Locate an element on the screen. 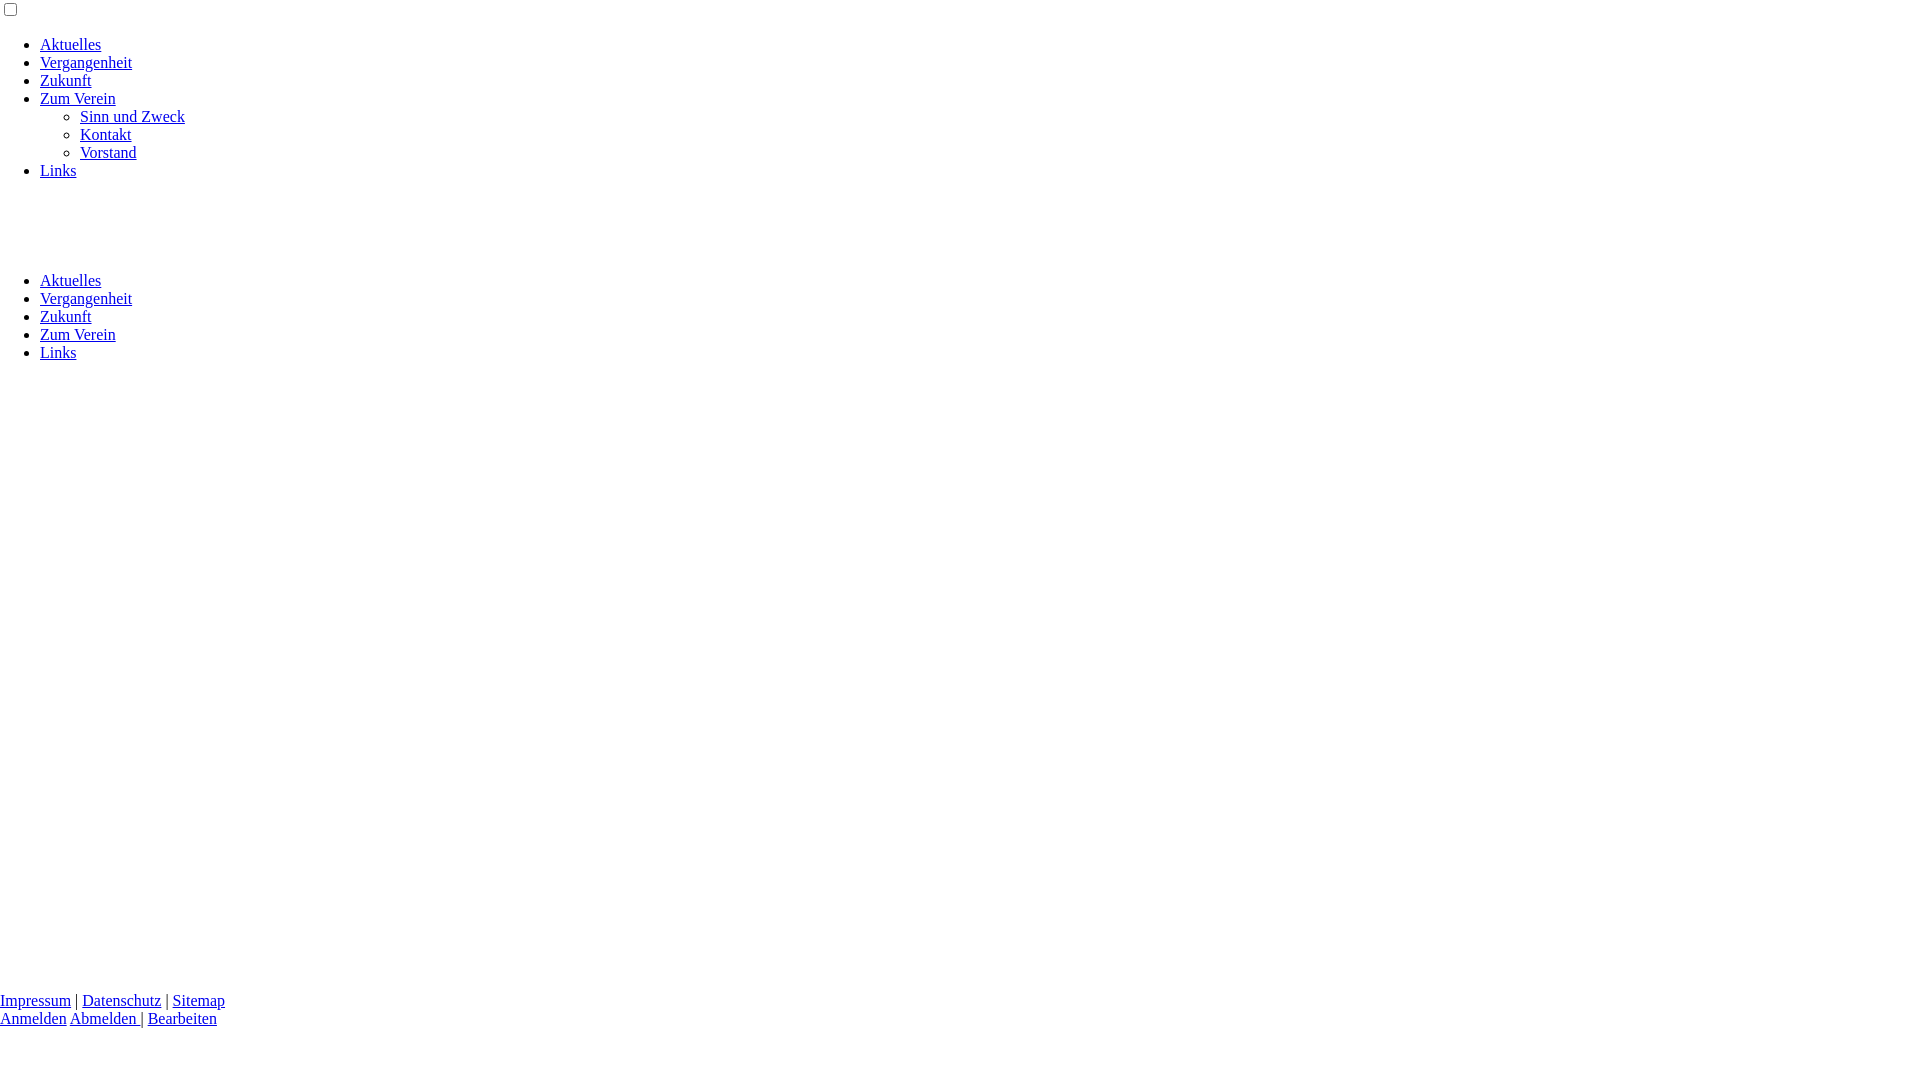 This screenshot has height=1080, width=1920. 'Anmelden' is located at coordinates (33, 1018).